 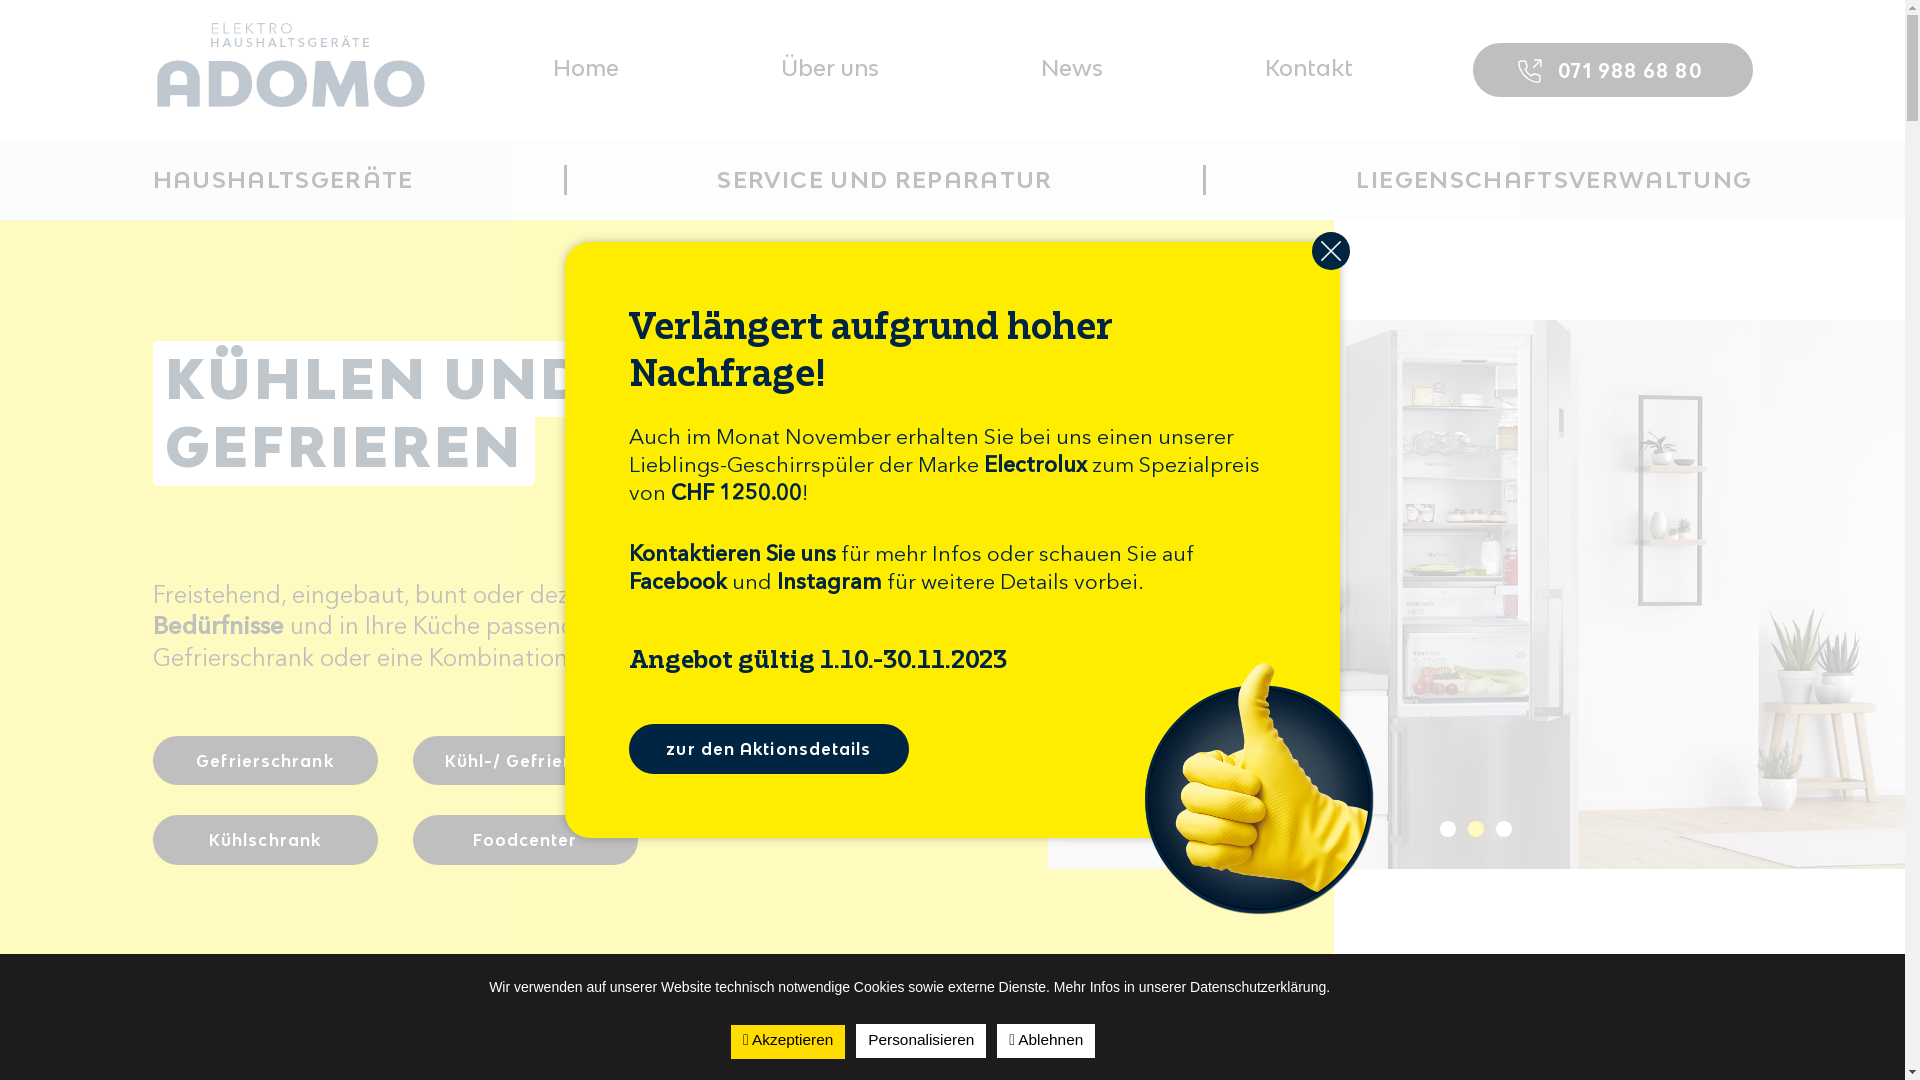 I want to click on 'News', so click(x=1069, y=67).